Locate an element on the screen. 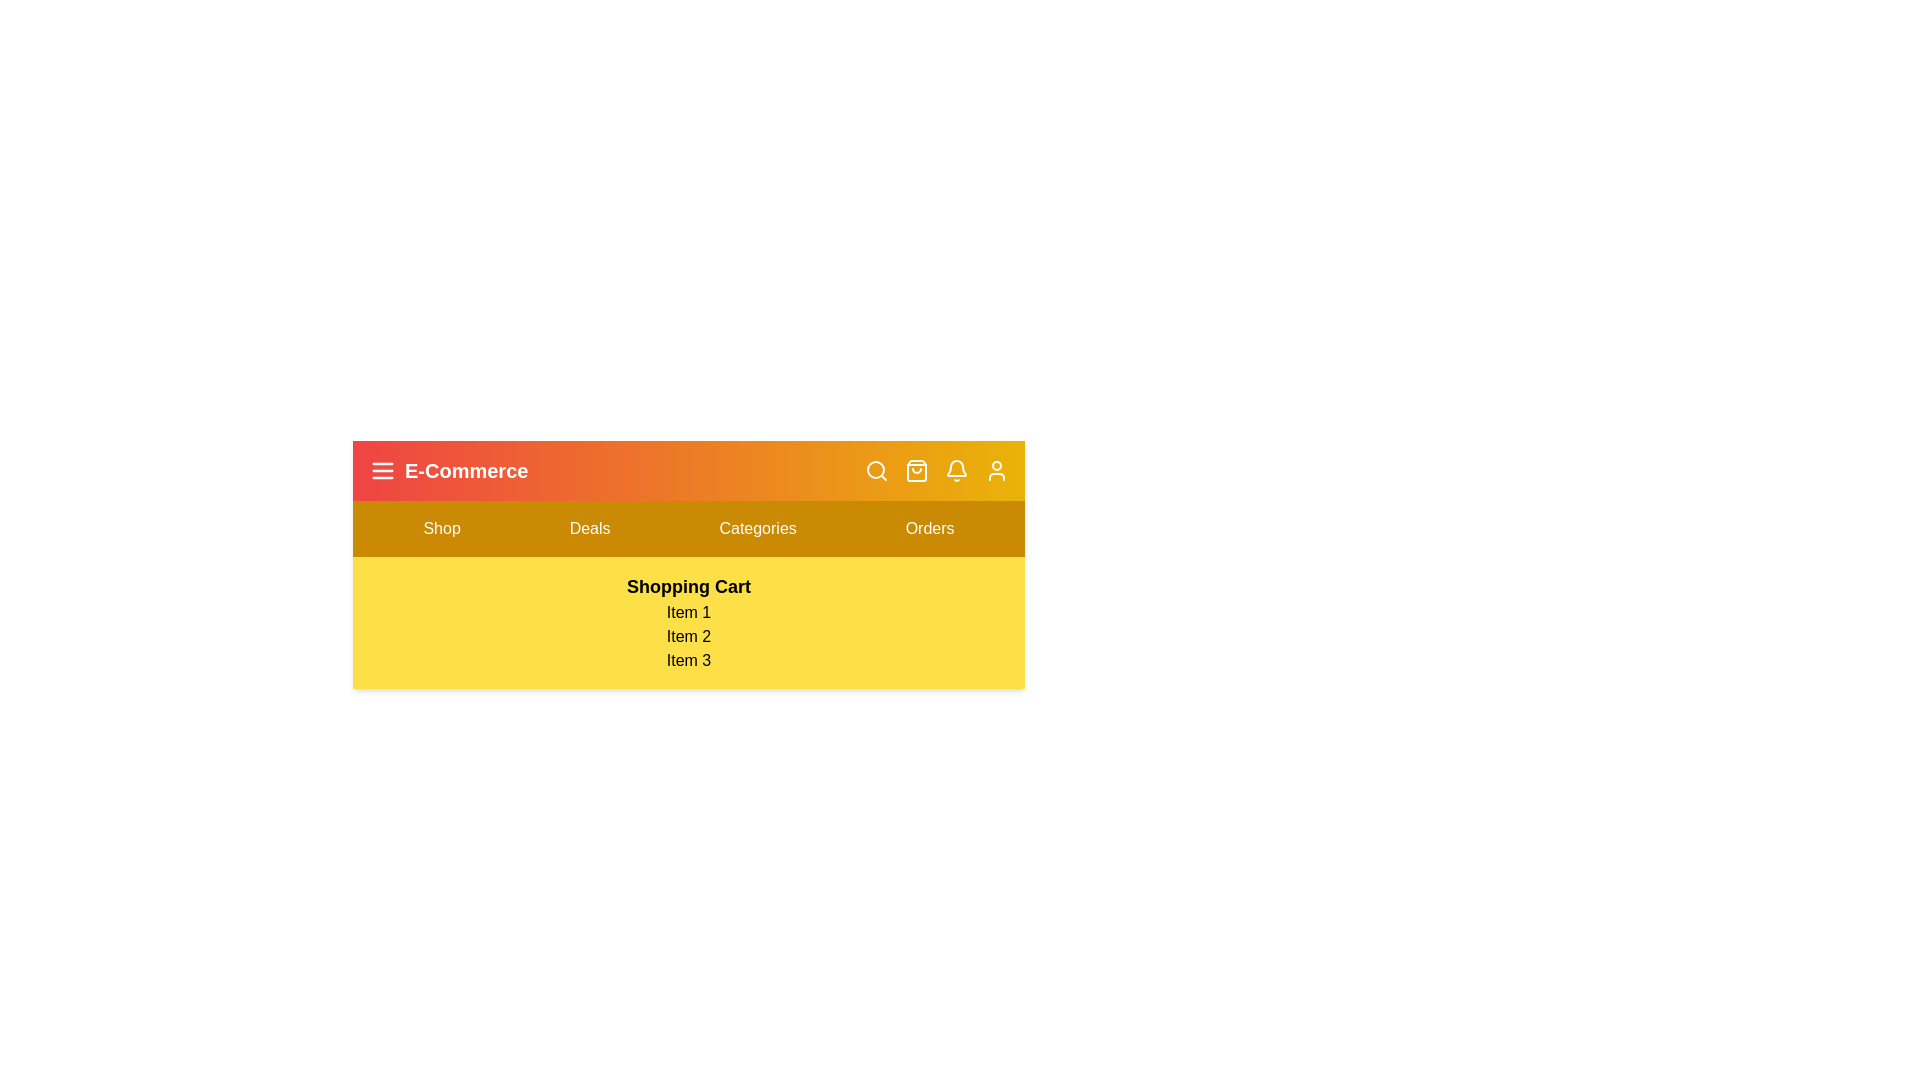  the shopping bag icon to toggle the shopping cart view is located at coordinates (915, 470).